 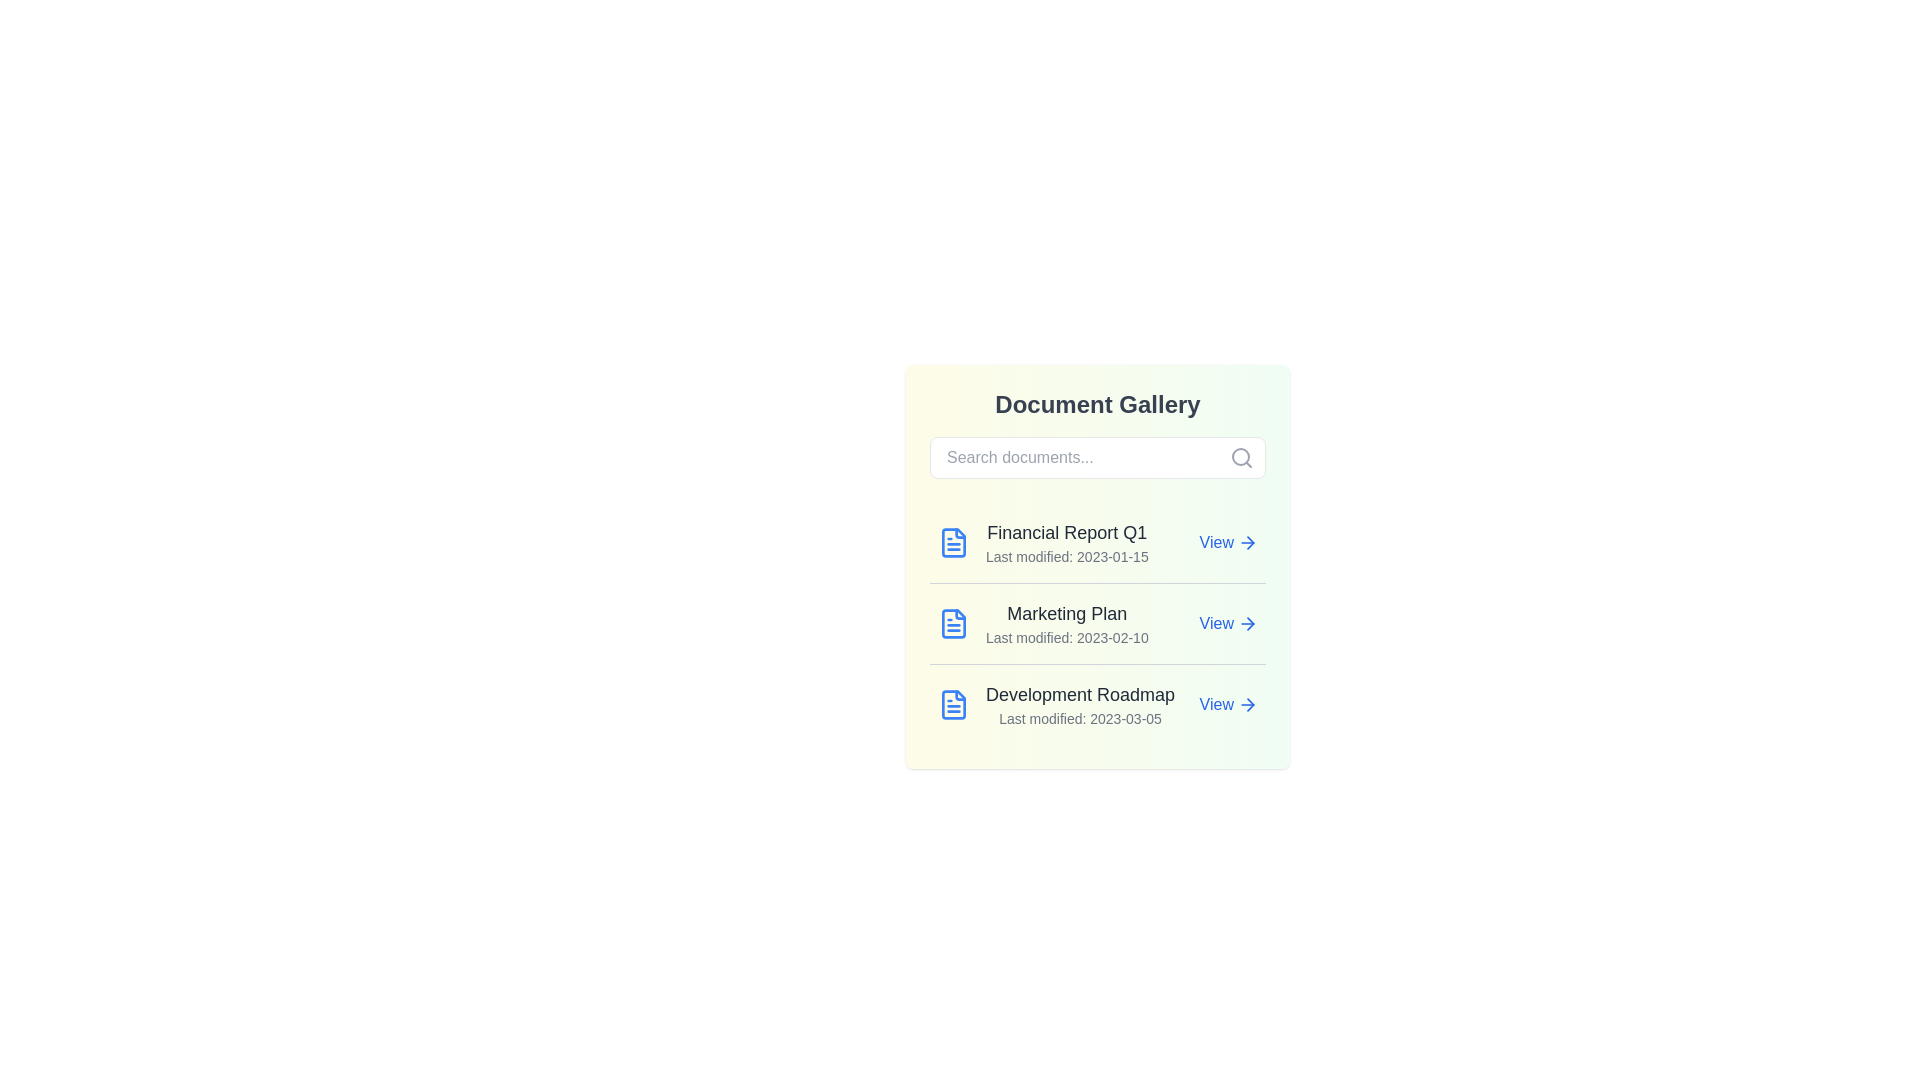 I want to click on the 'View' button of the document titled Development Roadmap, so click(x=1227, y=704).